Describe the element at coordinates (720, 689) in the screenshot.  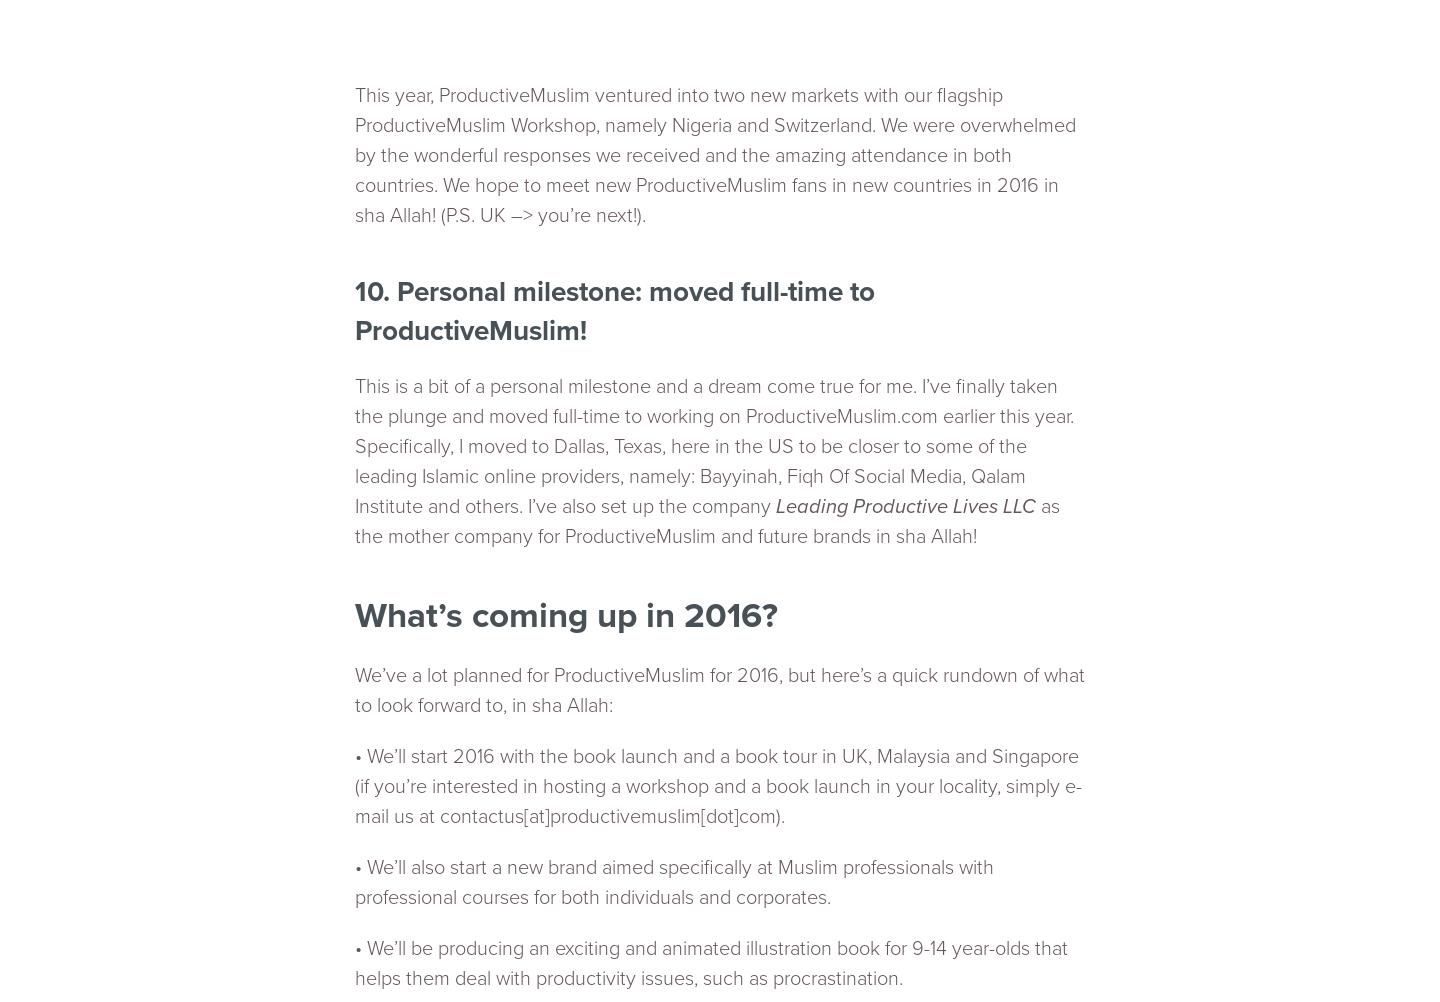
I see `'We’ve a lot planned for ProductiveMuslim for 2016, but here’s a quick rundown of what to look forward to, in sha Allah:'` at that location.